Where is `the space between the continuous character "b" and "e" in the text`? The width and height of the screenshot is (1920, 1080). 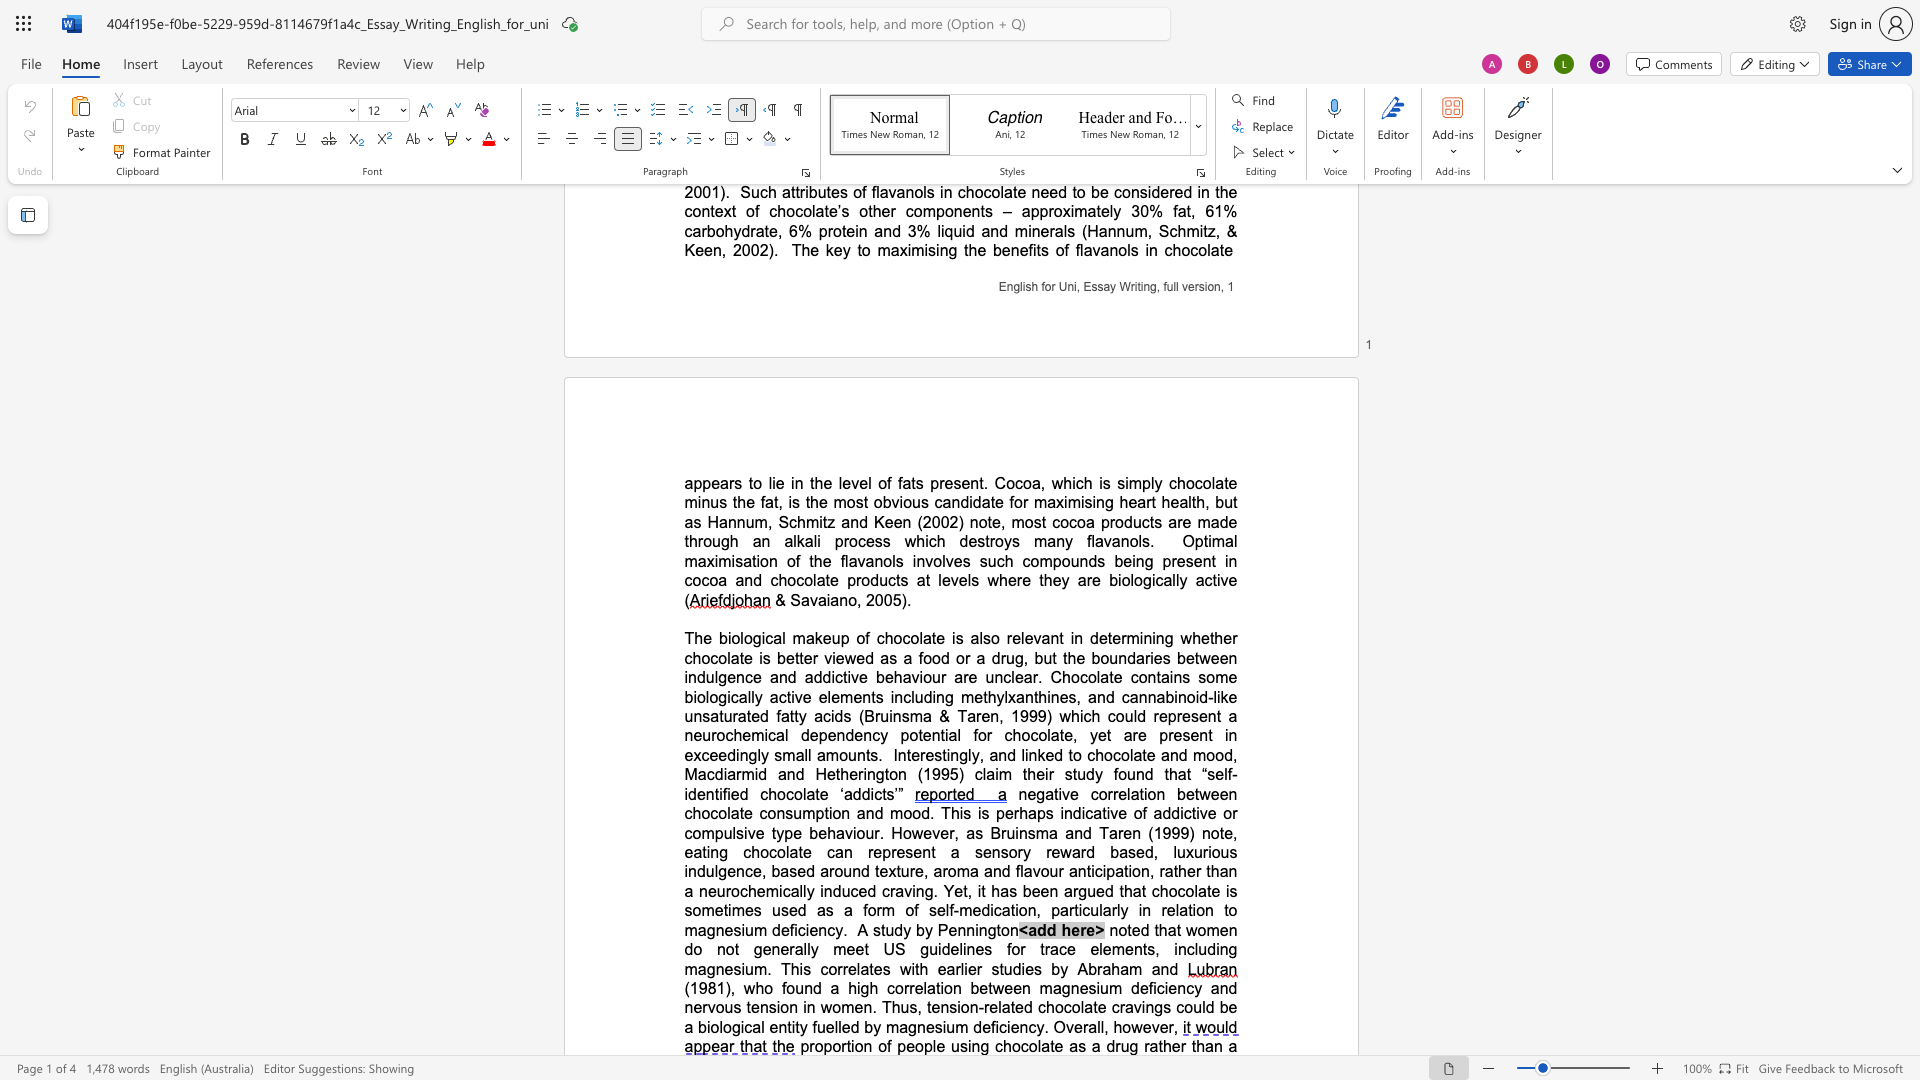
the space between the continuous character "b" and "e" in the text is located at coordinates (1001, 249).